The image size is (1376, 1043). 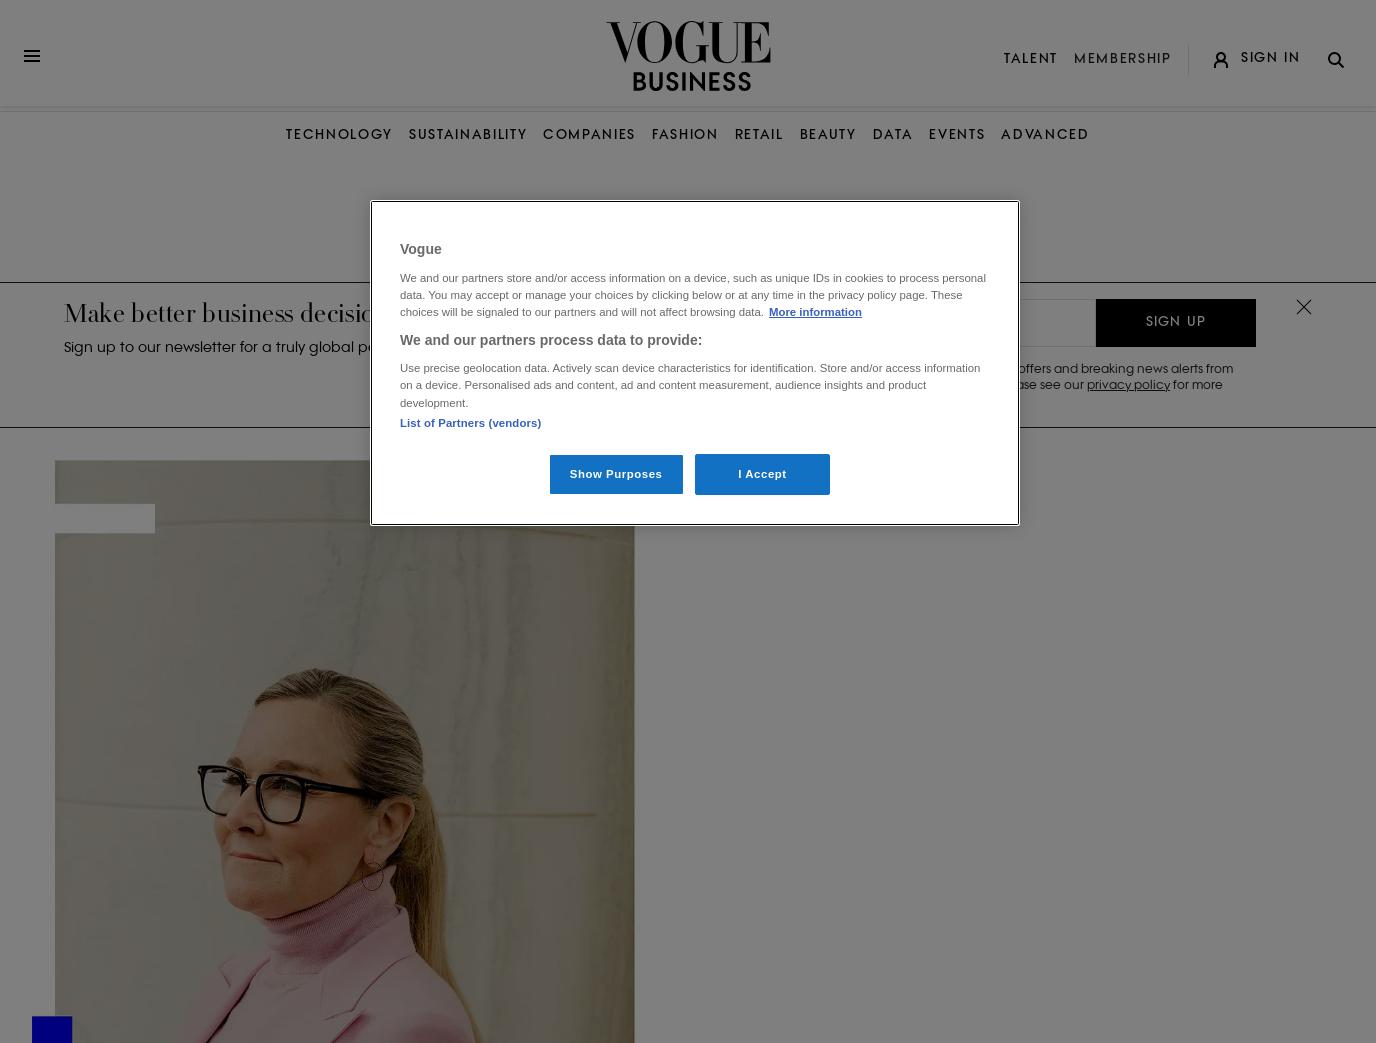 I want to click on 'Events', so click(x=957, y=134).